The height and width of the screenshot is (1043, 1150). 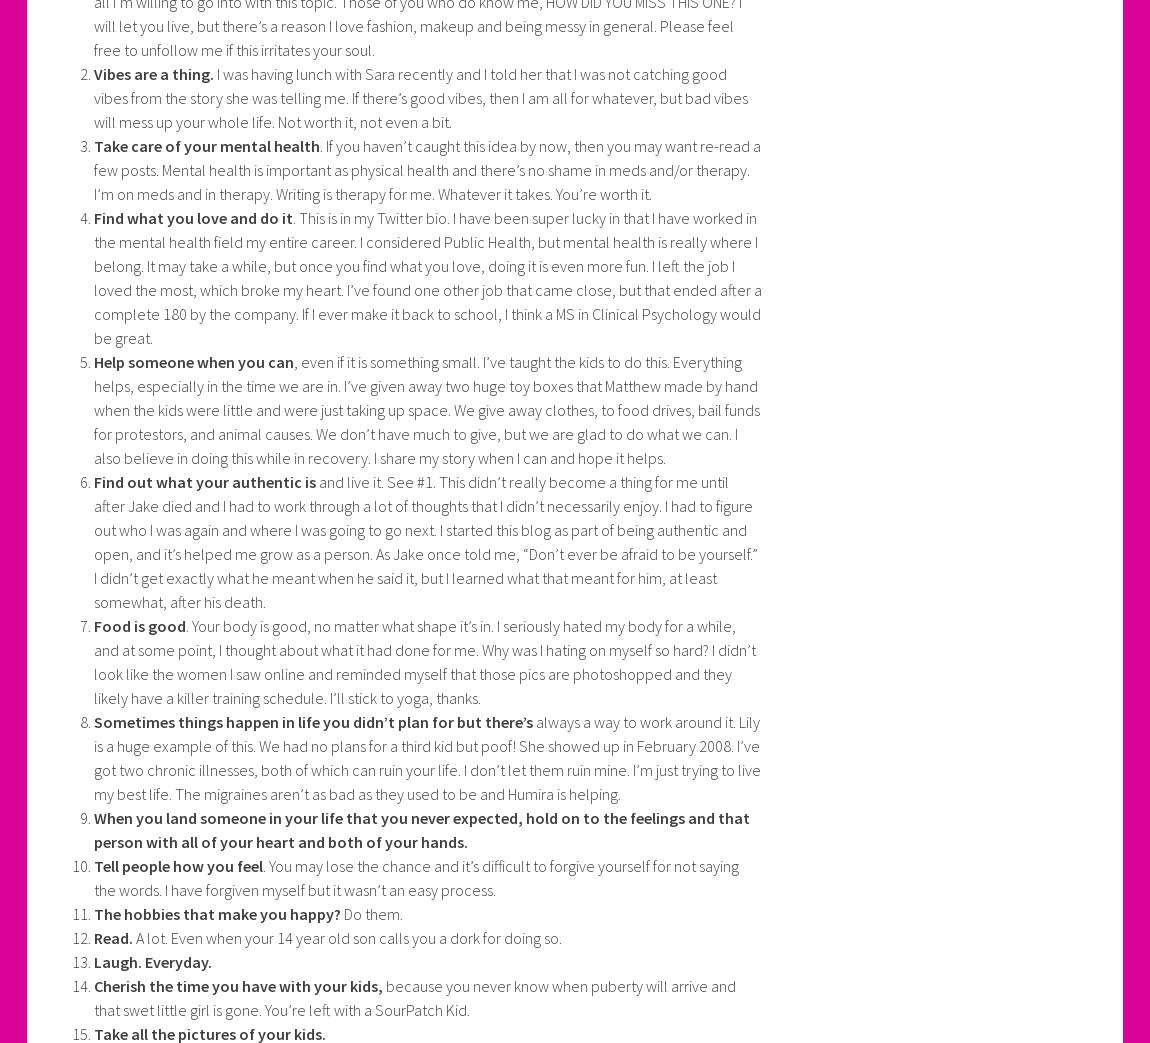 What do you see at coordinates (92, 277) in the screenshot?
I see `'. This is in my Twitter bio. I have been super lucky in that I have worked in the mental health field my entire career. I considered Public Health, but mental health is really where I belong. It may take a while, but once you find what you love, doing it is even more fun. I left the job I loved the most, which broke my heart. I’ve found one other job that came close, but that ended after a complete 180 by the company. If I ever make it back to school, I think a MS in Clinical Psychology would be great.'` at bounding box center [92, 277].